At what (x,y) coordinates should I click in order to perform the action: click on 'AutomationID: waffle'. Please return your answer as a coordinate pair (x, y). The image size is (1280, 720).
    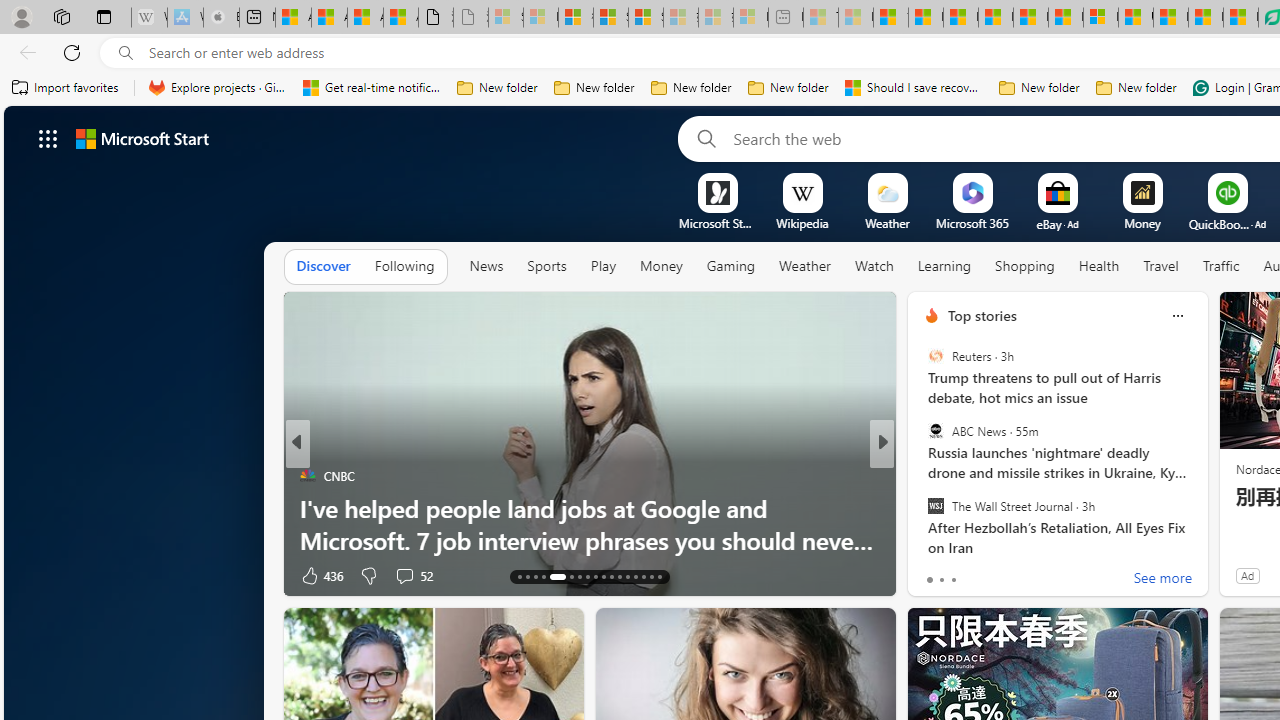
    Looking at the image, I should click on (48, 137).